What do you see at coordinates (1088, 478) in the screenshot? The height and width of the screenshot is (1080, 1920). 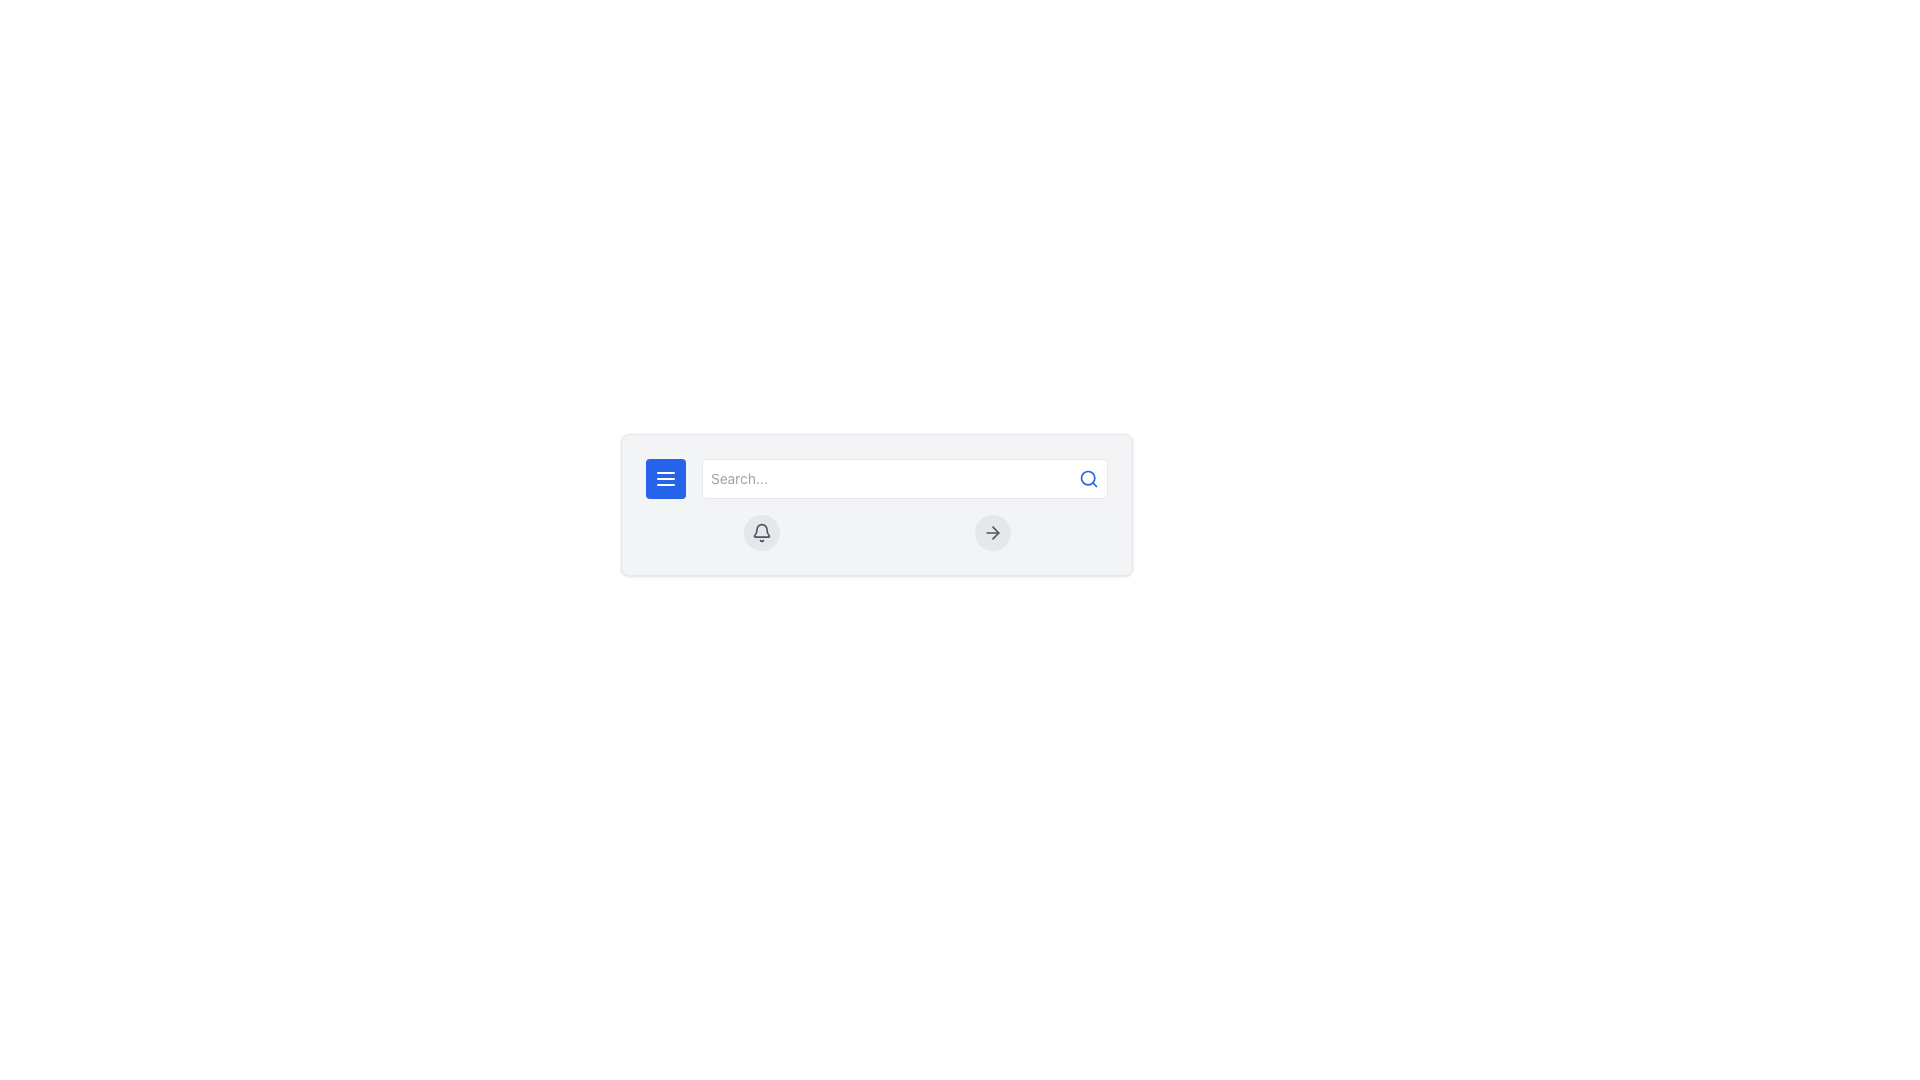 I see `the search button icon located at the right end of the search bar` at bounding box center [1088, 478].